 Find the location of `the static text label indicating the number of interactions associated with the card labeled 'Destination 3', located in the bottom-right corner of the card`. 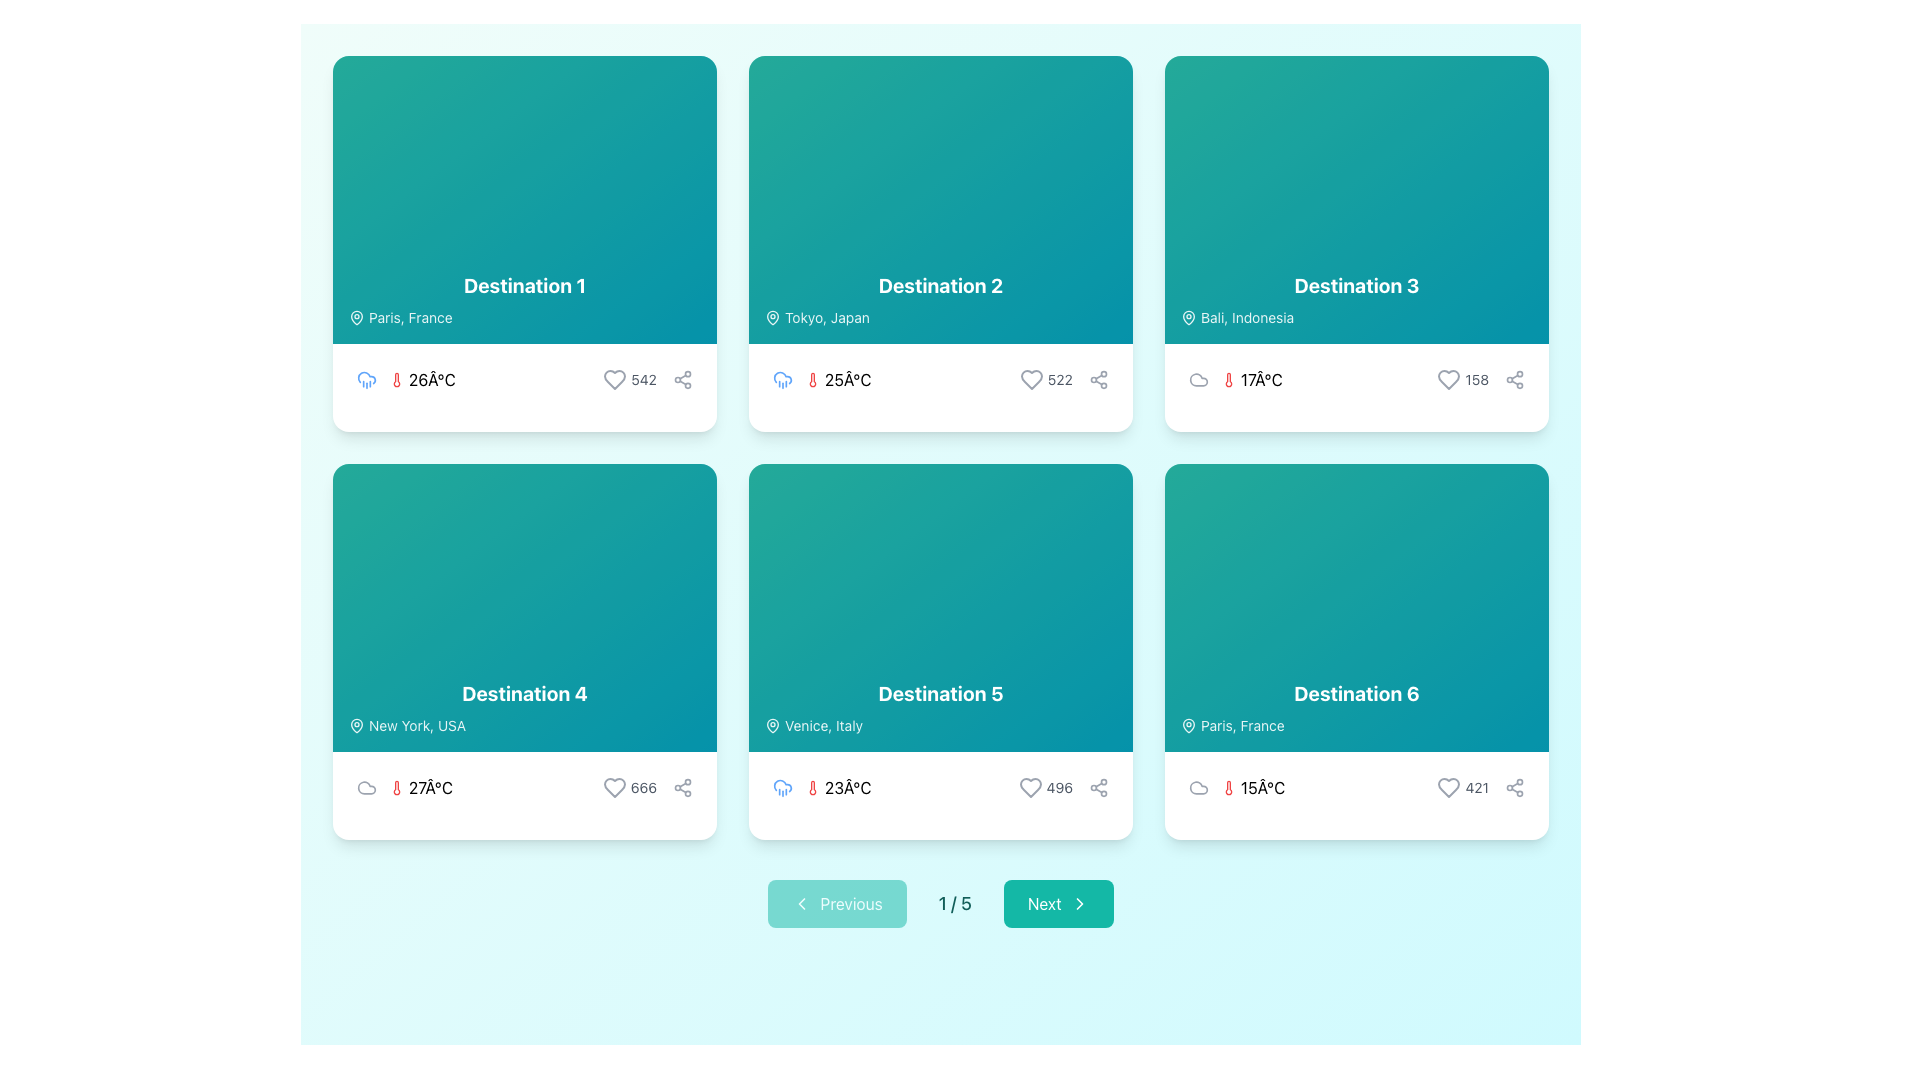

the static text label indicating the number of interactions associated with the card labeled 'Destination 3', located in the bottom-right corner of the card is located at coordinates (1477, 380).